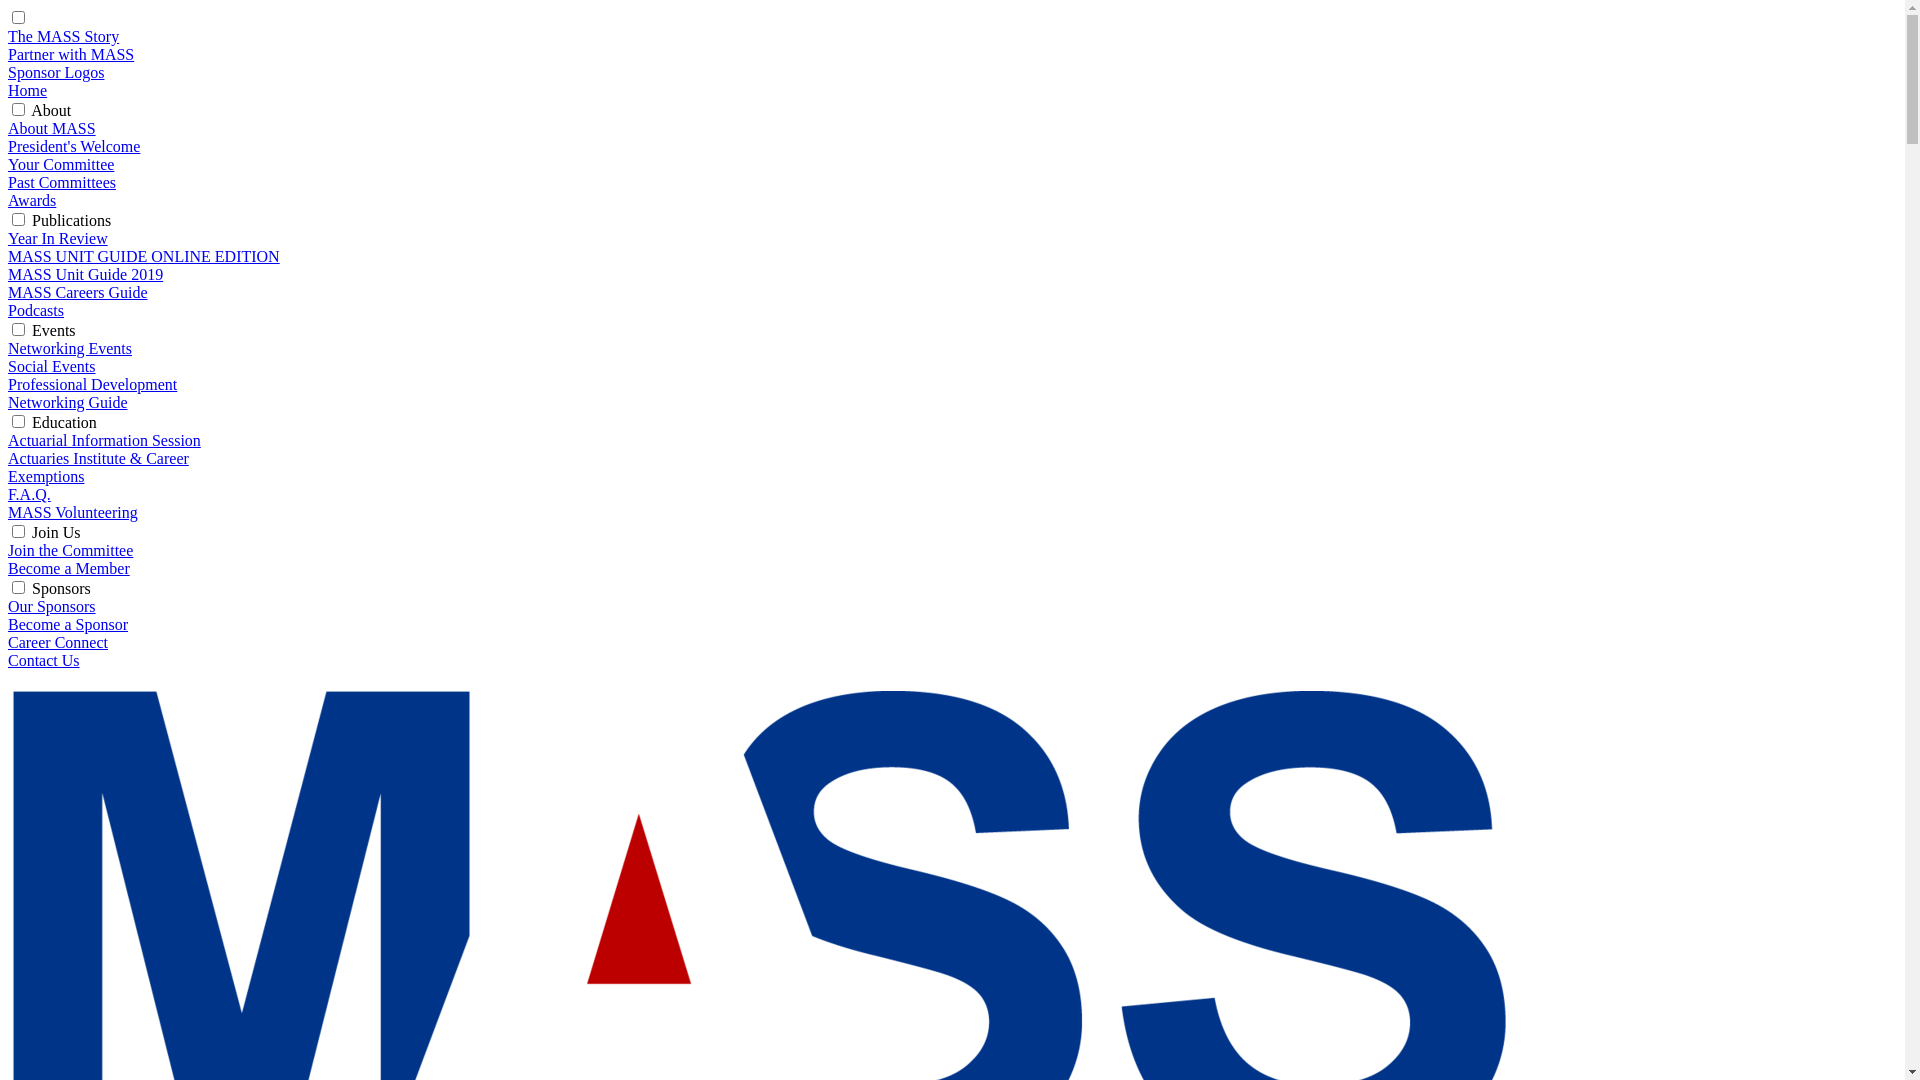  What do you see at coordinates (8, 200) in the screenshot?
I see `'Awards'` at bounding box center [8, 200].